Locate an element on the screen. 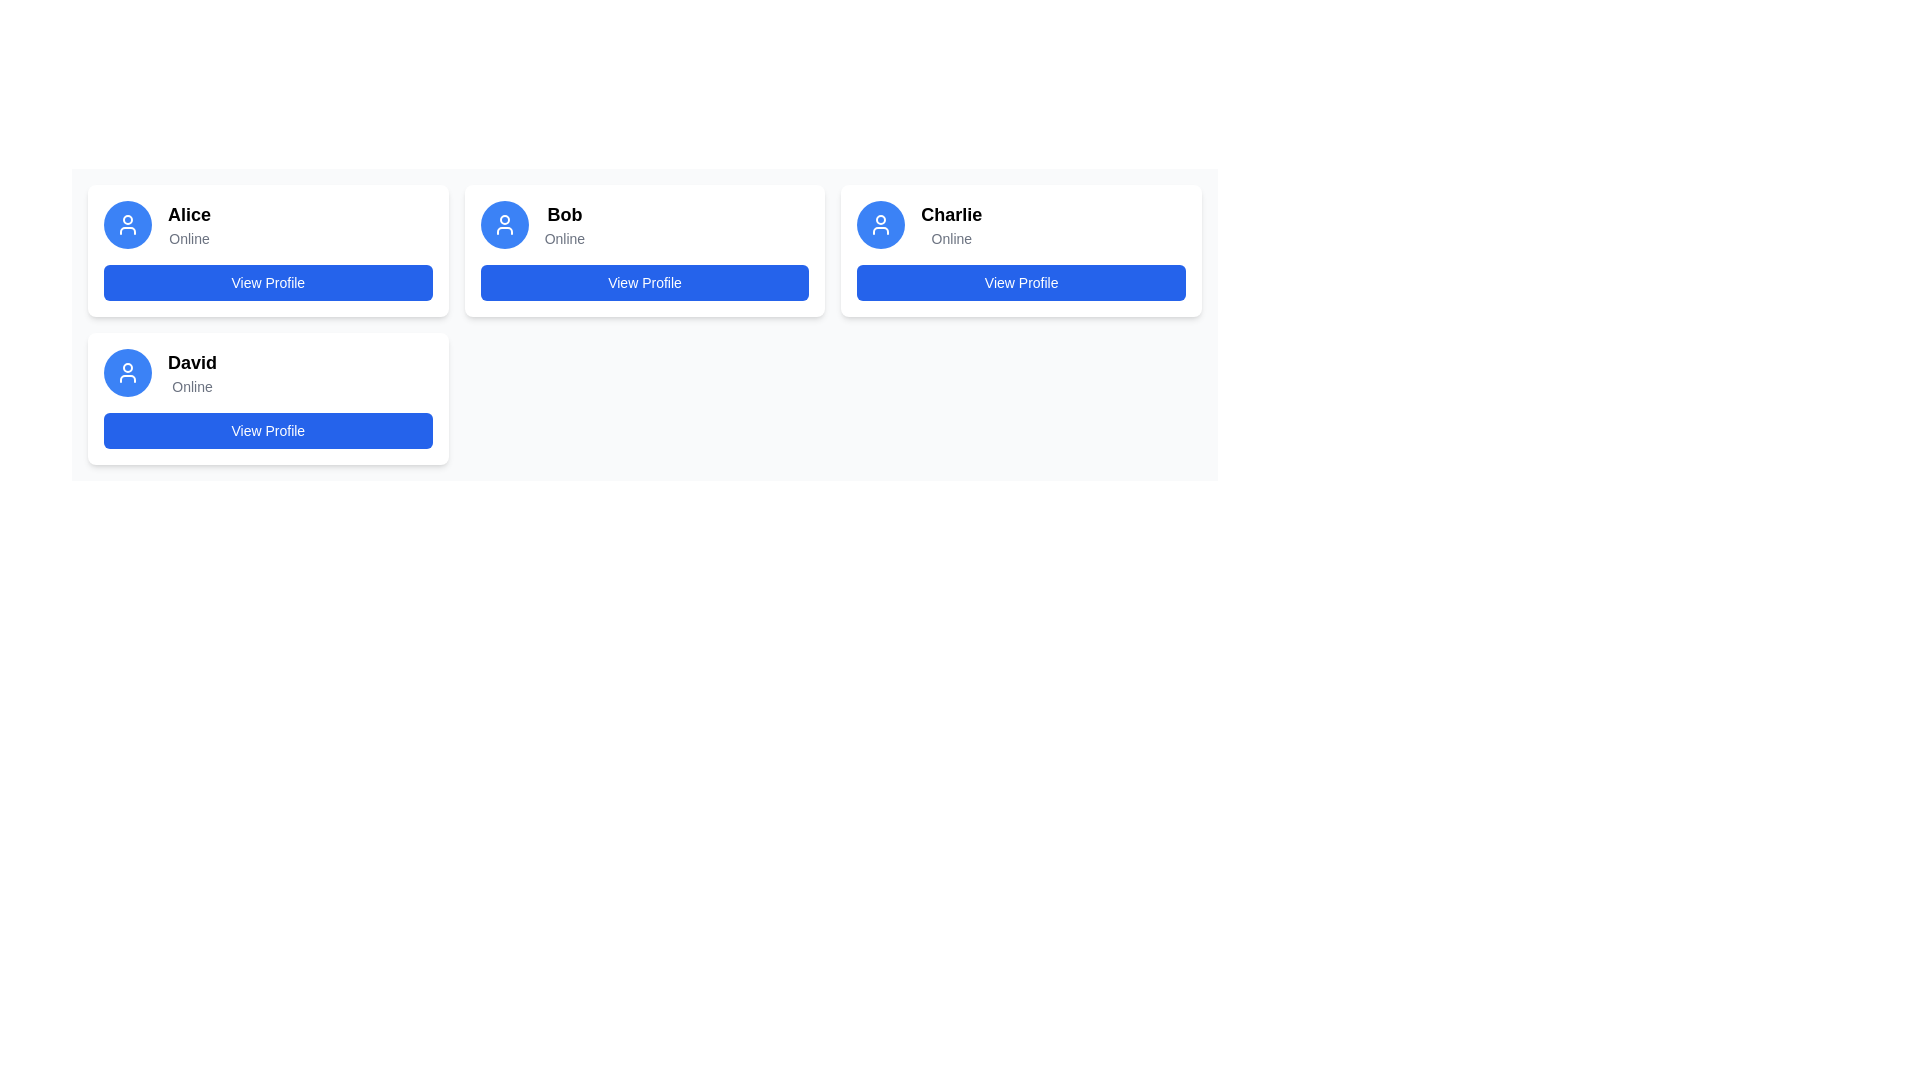 The height and width of the screenshot is (1080, 1920). the user profile icon represented as a circular icon with a person's bust outline, located at the top-right corner of the card labeled 'Bob', which is the second card in the grid structure is located at coordinates (504, 224).